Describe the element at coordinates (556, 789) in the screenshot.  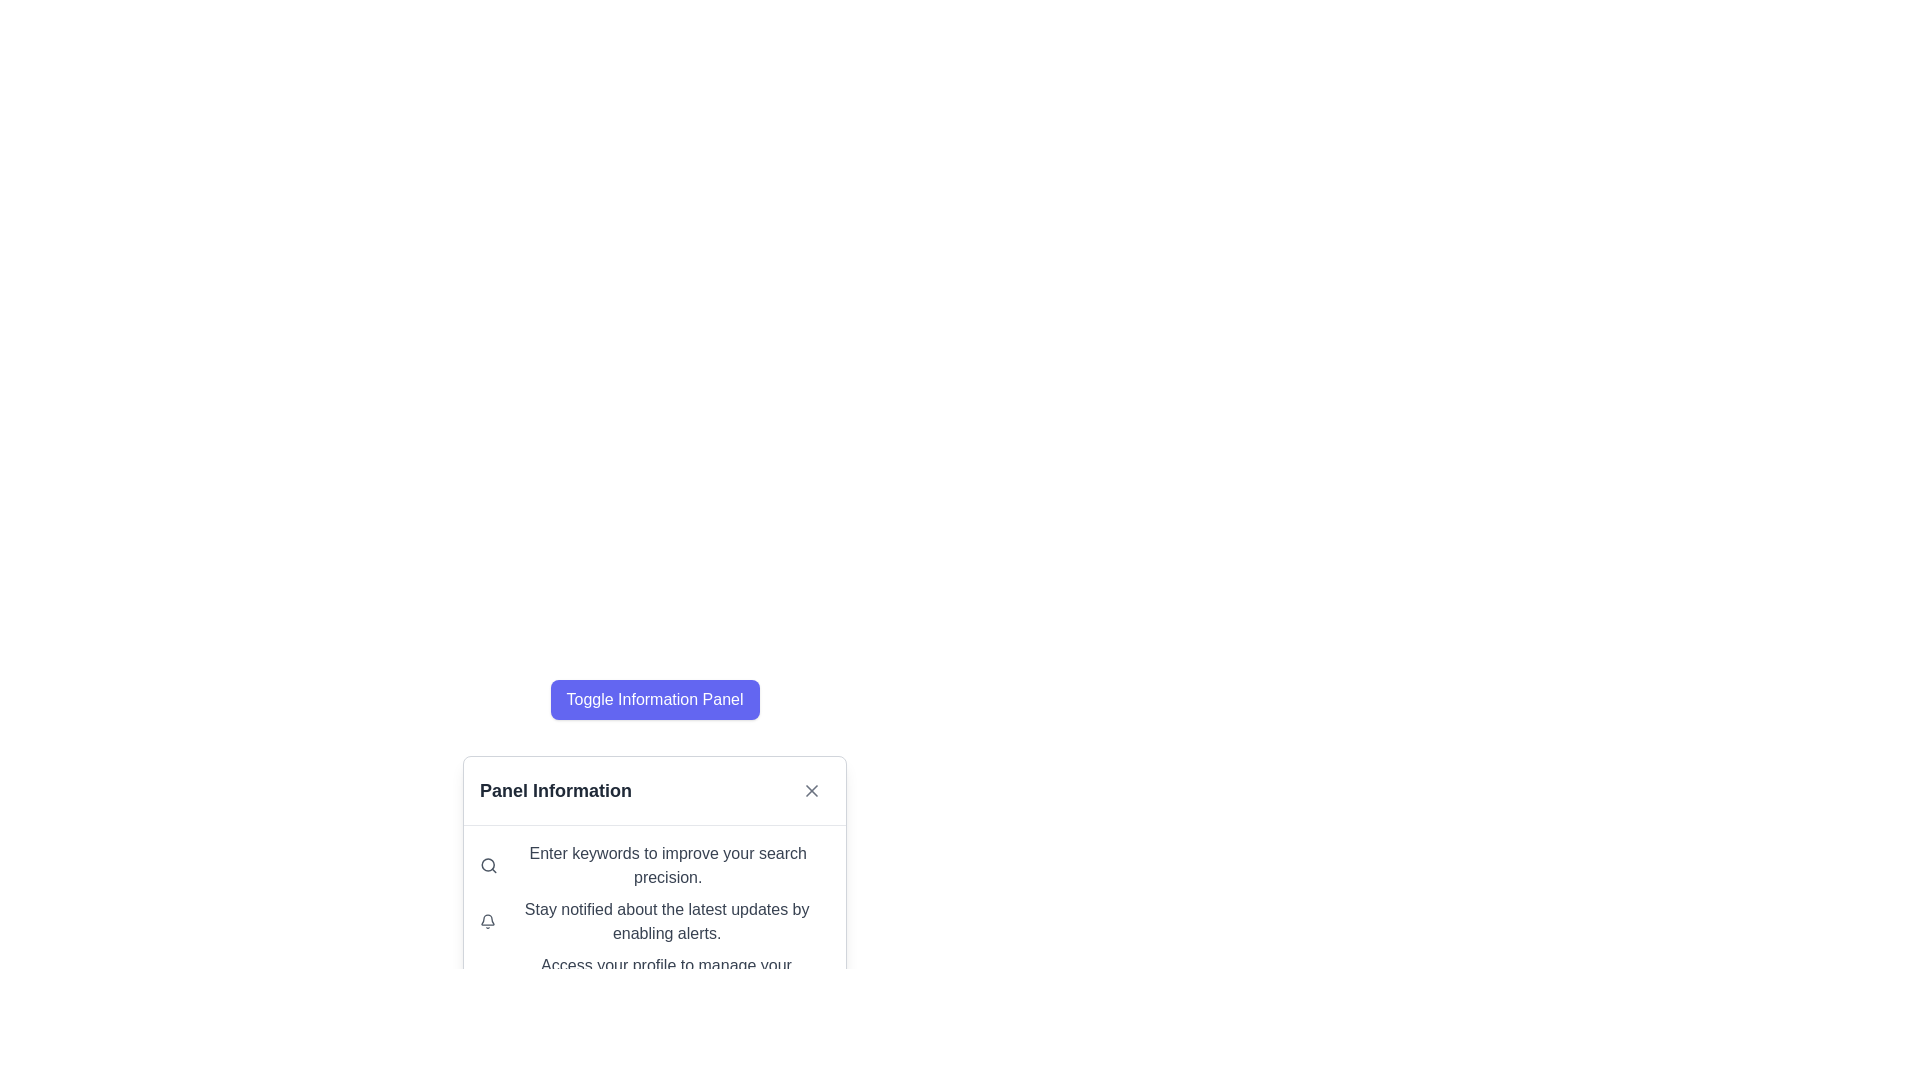
I see `the title text located in the top-left section of the panel header, which provides context about the panel's content` at that location.